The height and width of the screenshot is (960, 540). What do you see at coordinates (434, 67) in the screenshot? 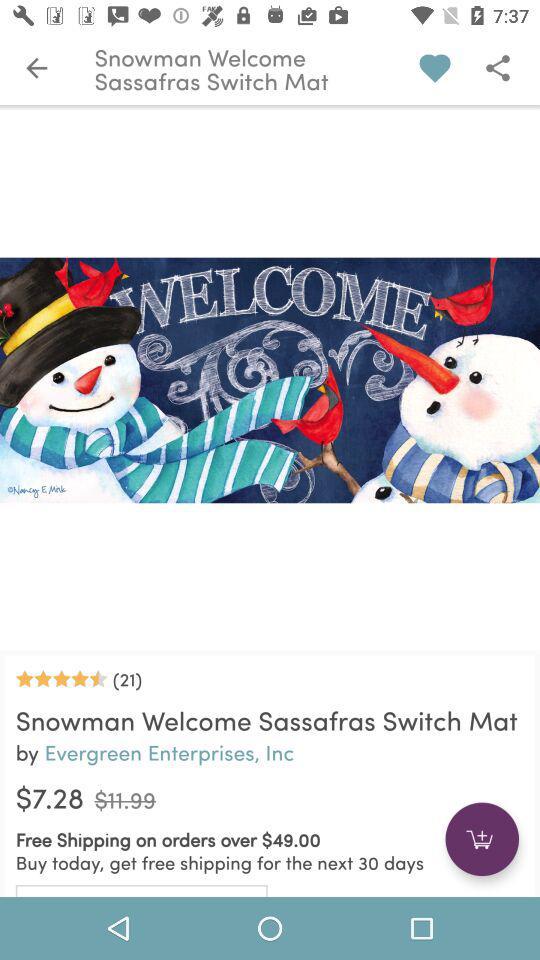
I see `the love symbol` at bounding box center [434, 67].